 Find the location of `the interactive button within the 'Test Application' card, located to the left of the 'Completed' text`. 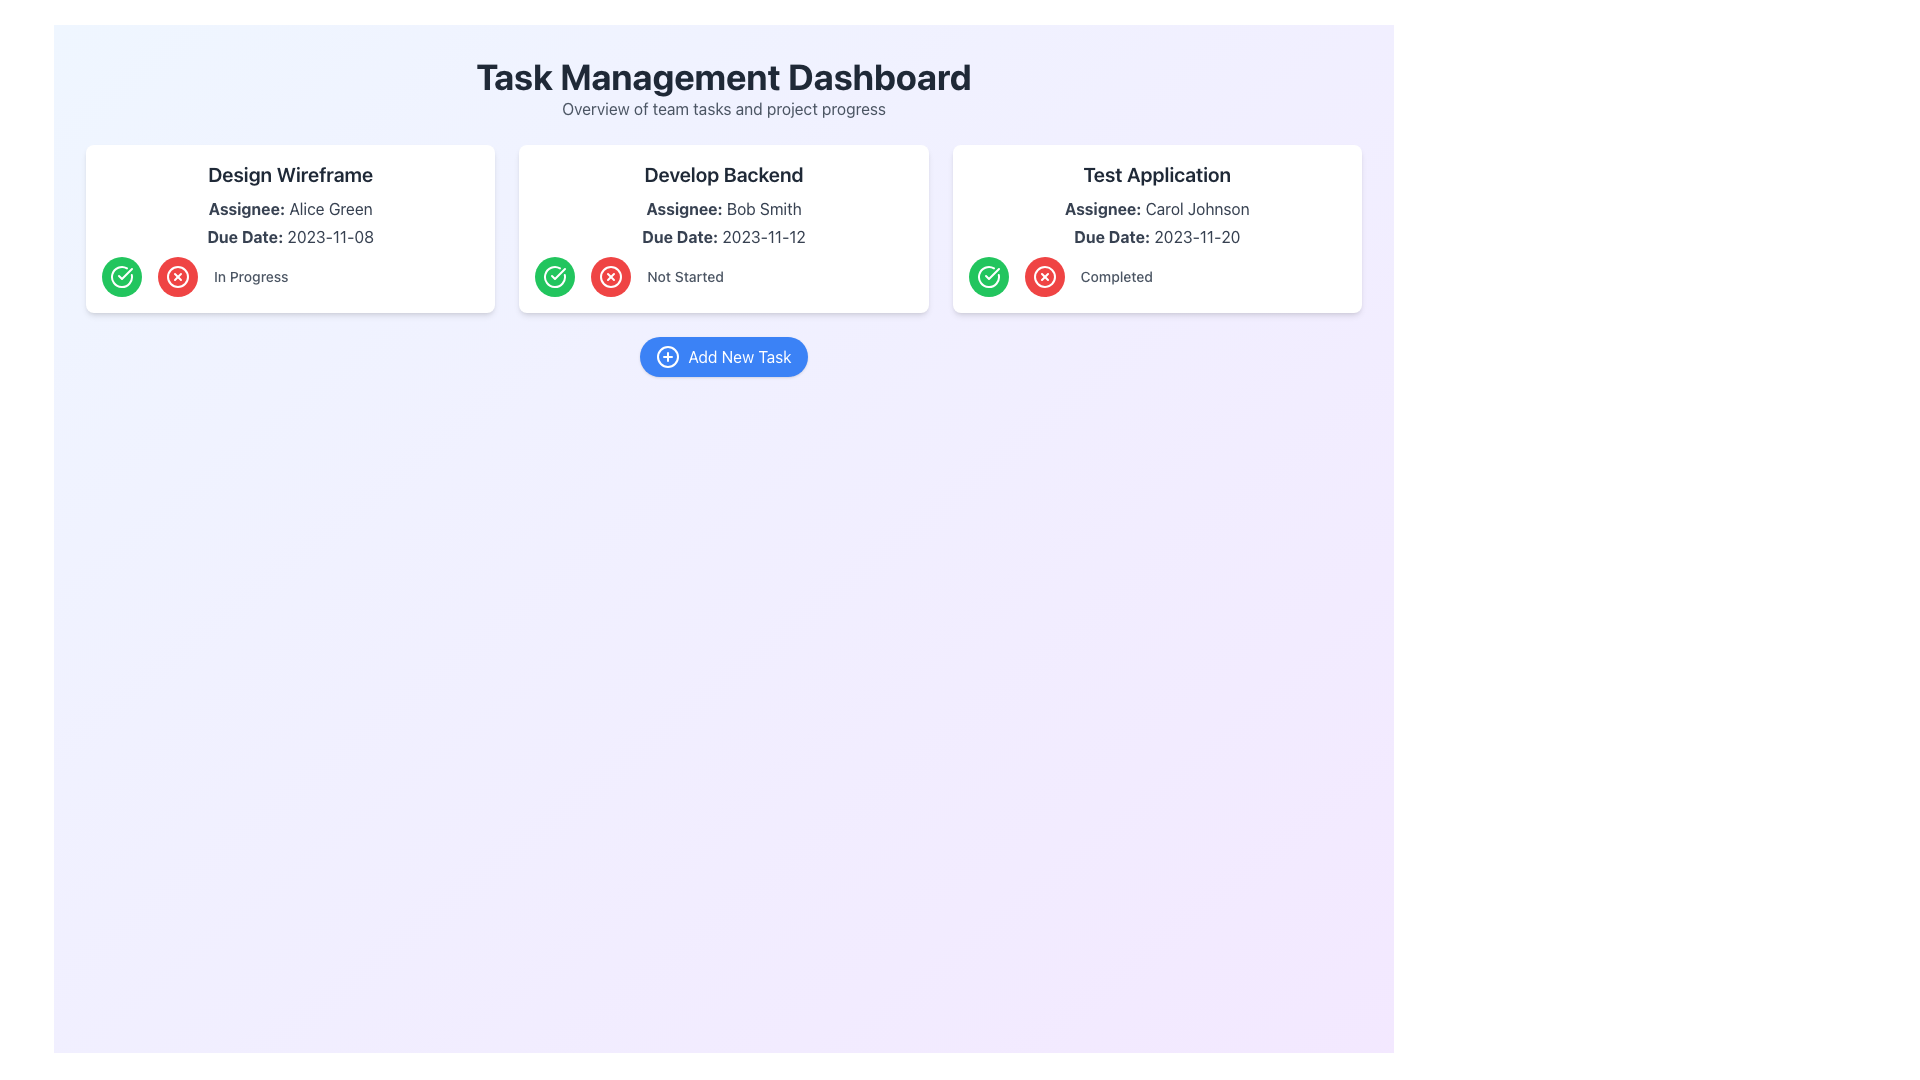

the interactive button within the 'Test Application' card, located to the left of the 'Completed' text is located at coordinates (1043, 277).